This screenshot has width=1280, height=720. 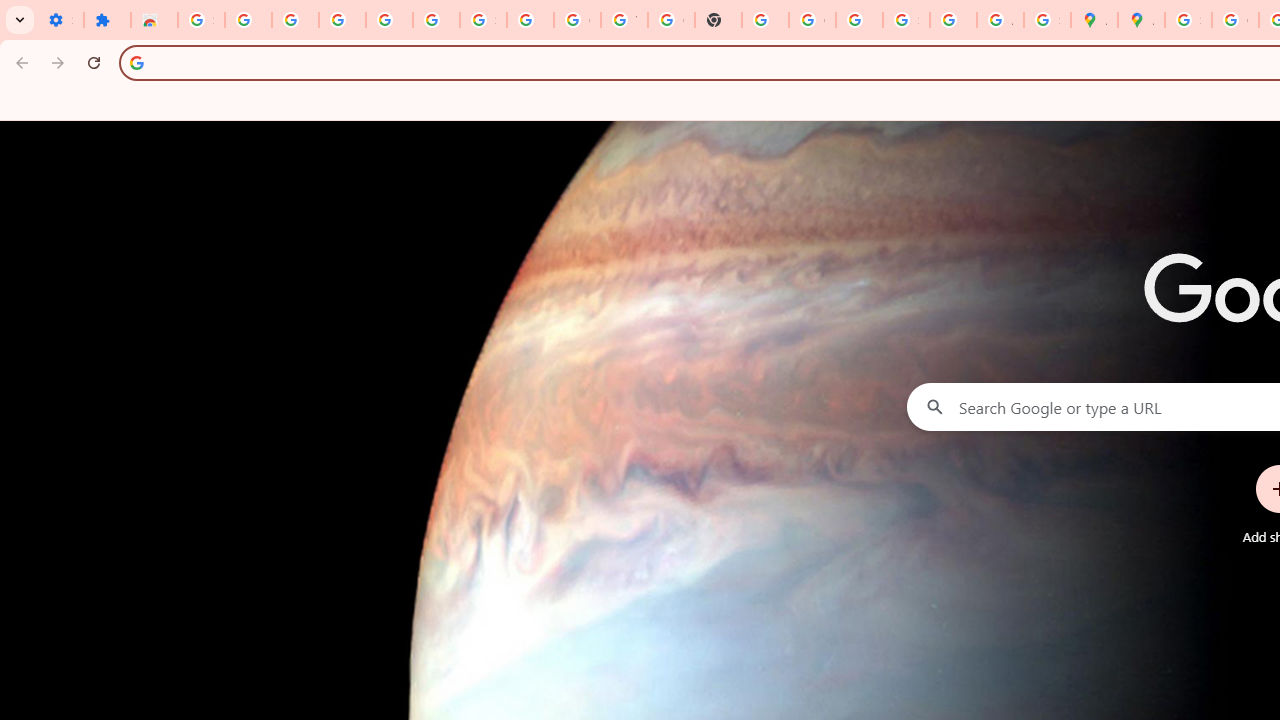 What do you see at coordinates (389, 20) in the screenshot?
I see `'Learn how to find your photos - Google Photos Help'` at bounding box center [389, 20].